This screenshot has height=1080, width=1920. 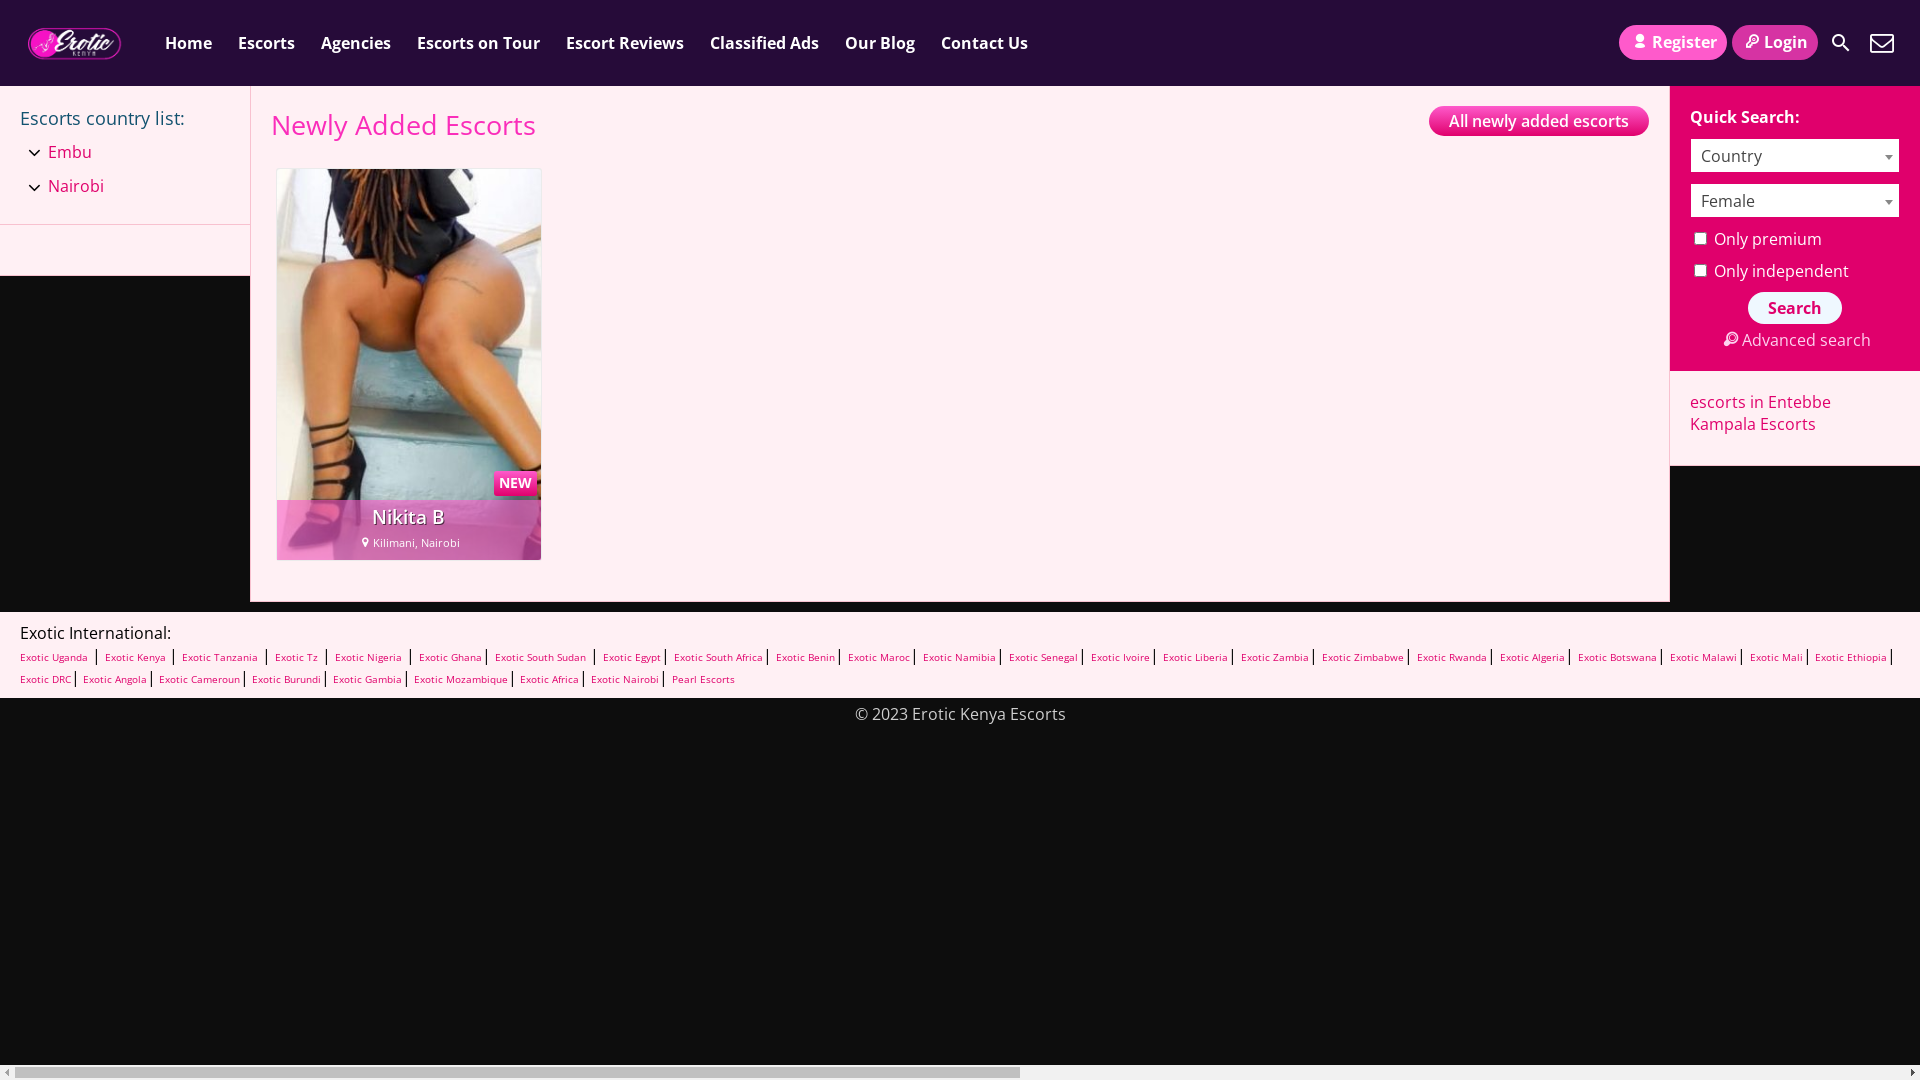 What do you see at coordinates (45, 677) in the screenshot?
I see `'Exotic DRC'` at bounding box center [45, 677].